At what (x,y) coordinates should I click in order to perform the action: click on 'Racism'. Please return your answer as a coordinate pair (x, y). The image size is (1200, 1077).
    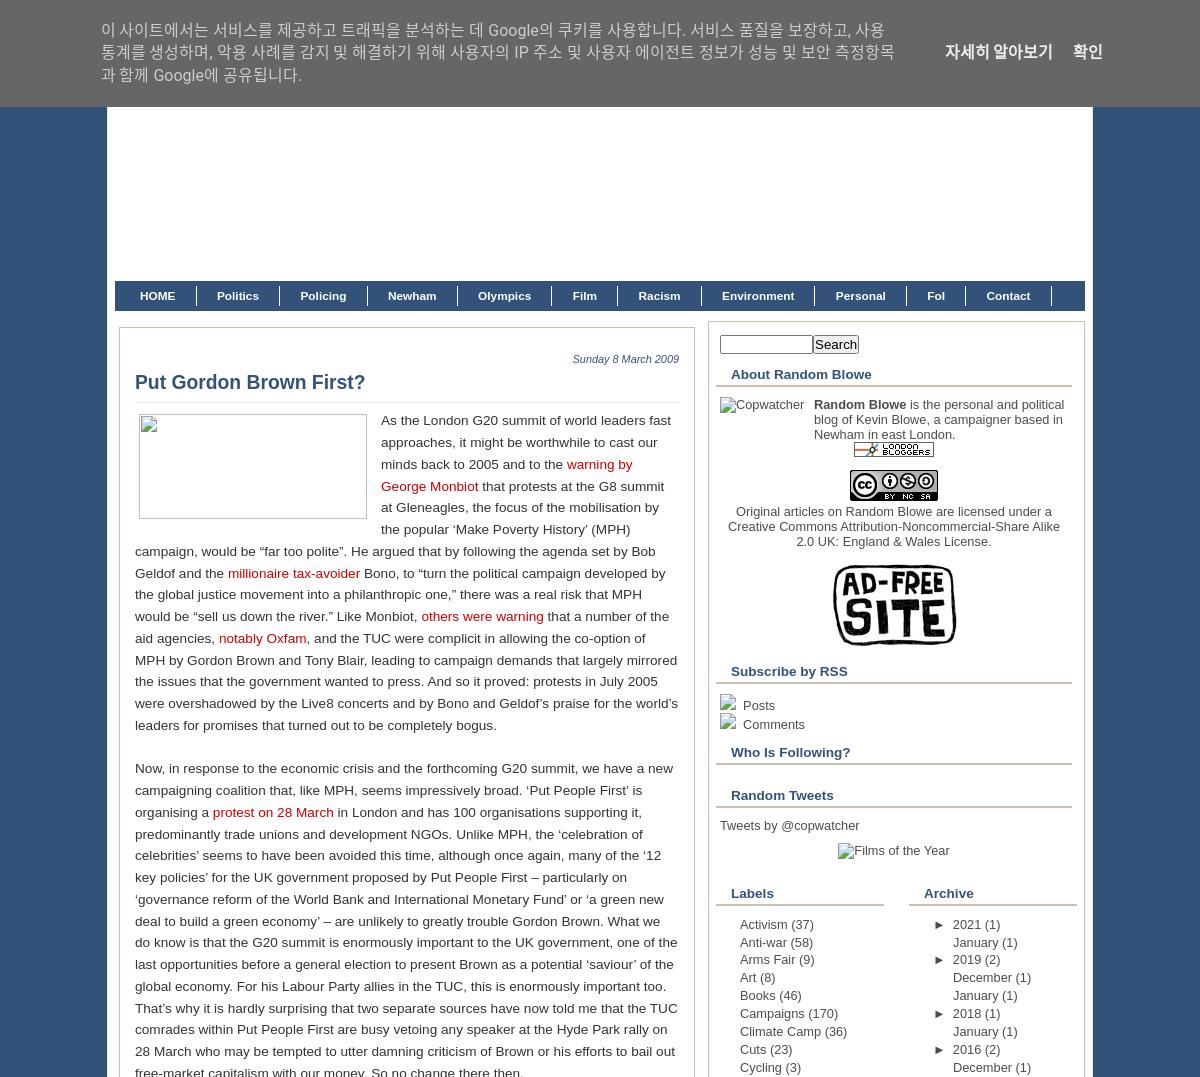
    Looking at the image, I should click on (659, 295).